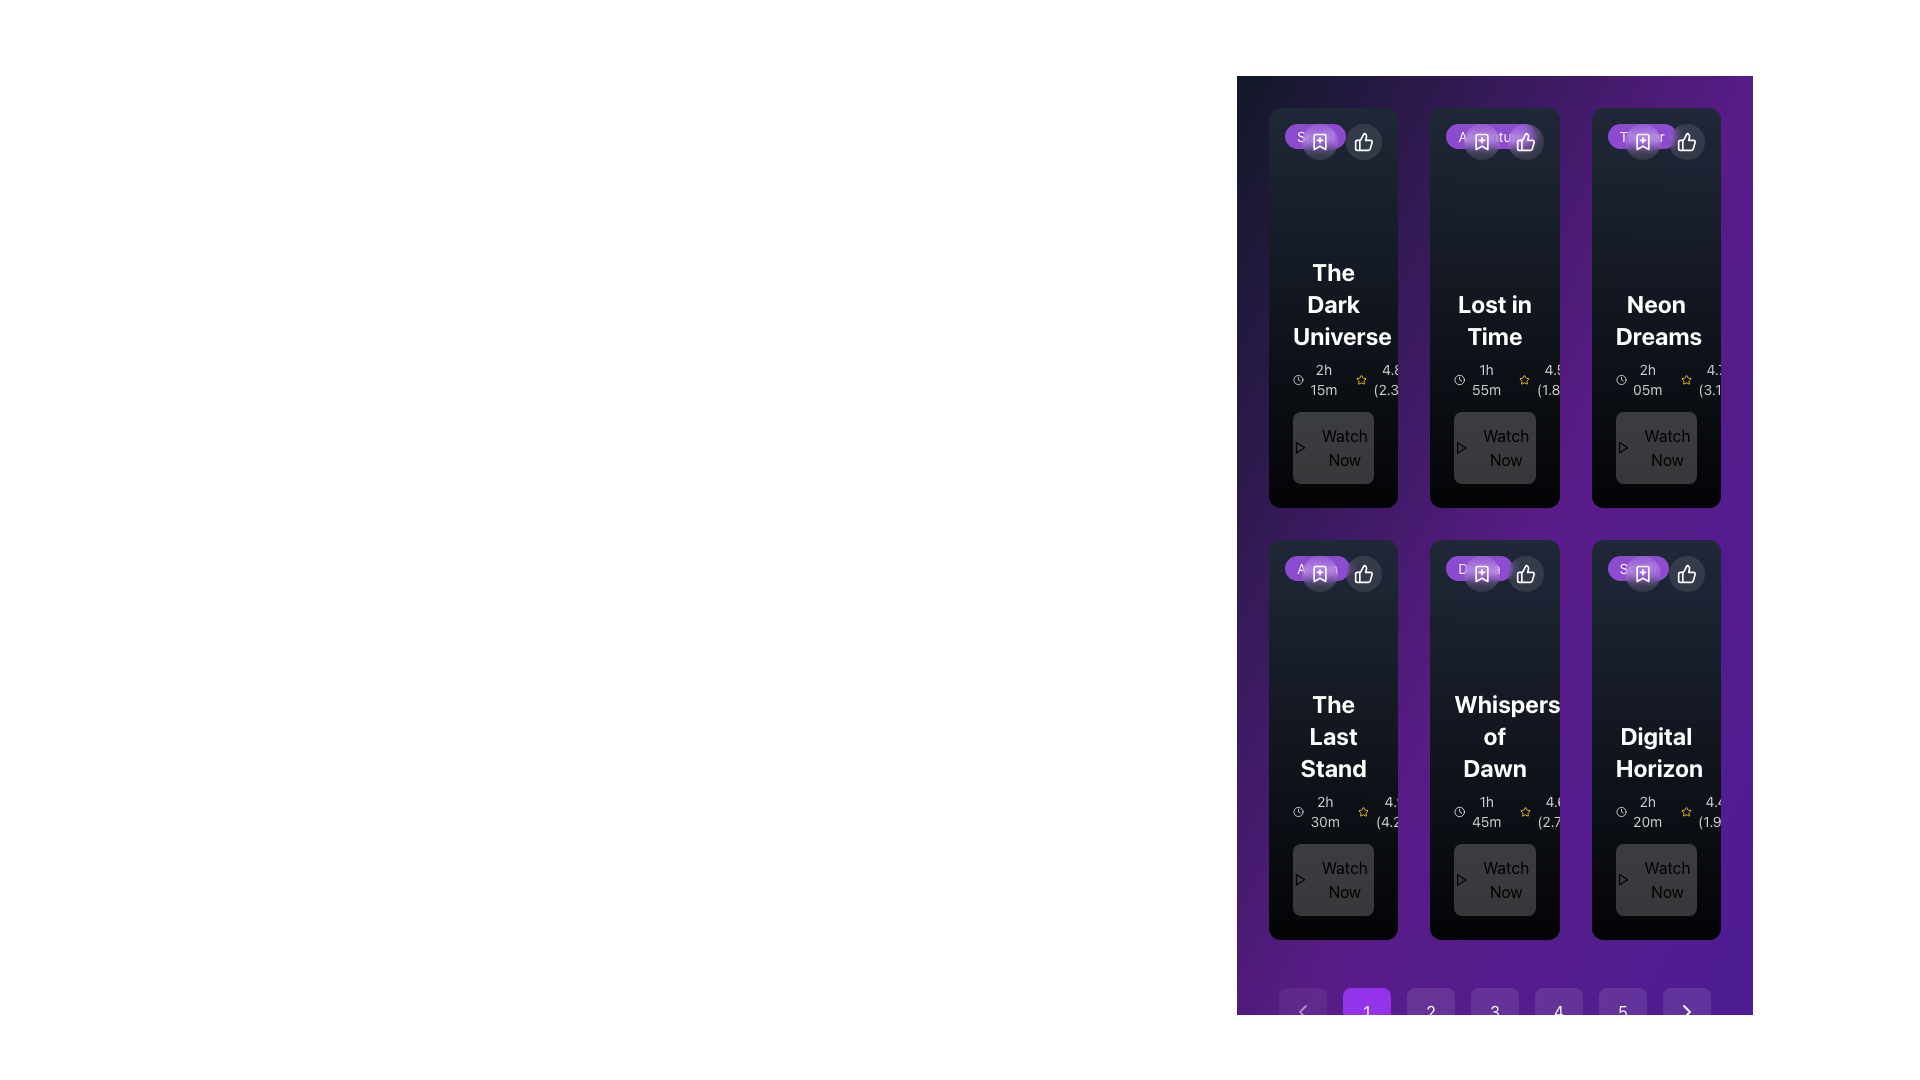  What do you see at coordinates (1302, 1011) in the screenshot?
I see `the Chevron style Icon button located in the bottom-left corner of the page` at bounding box center [1302, 1011].